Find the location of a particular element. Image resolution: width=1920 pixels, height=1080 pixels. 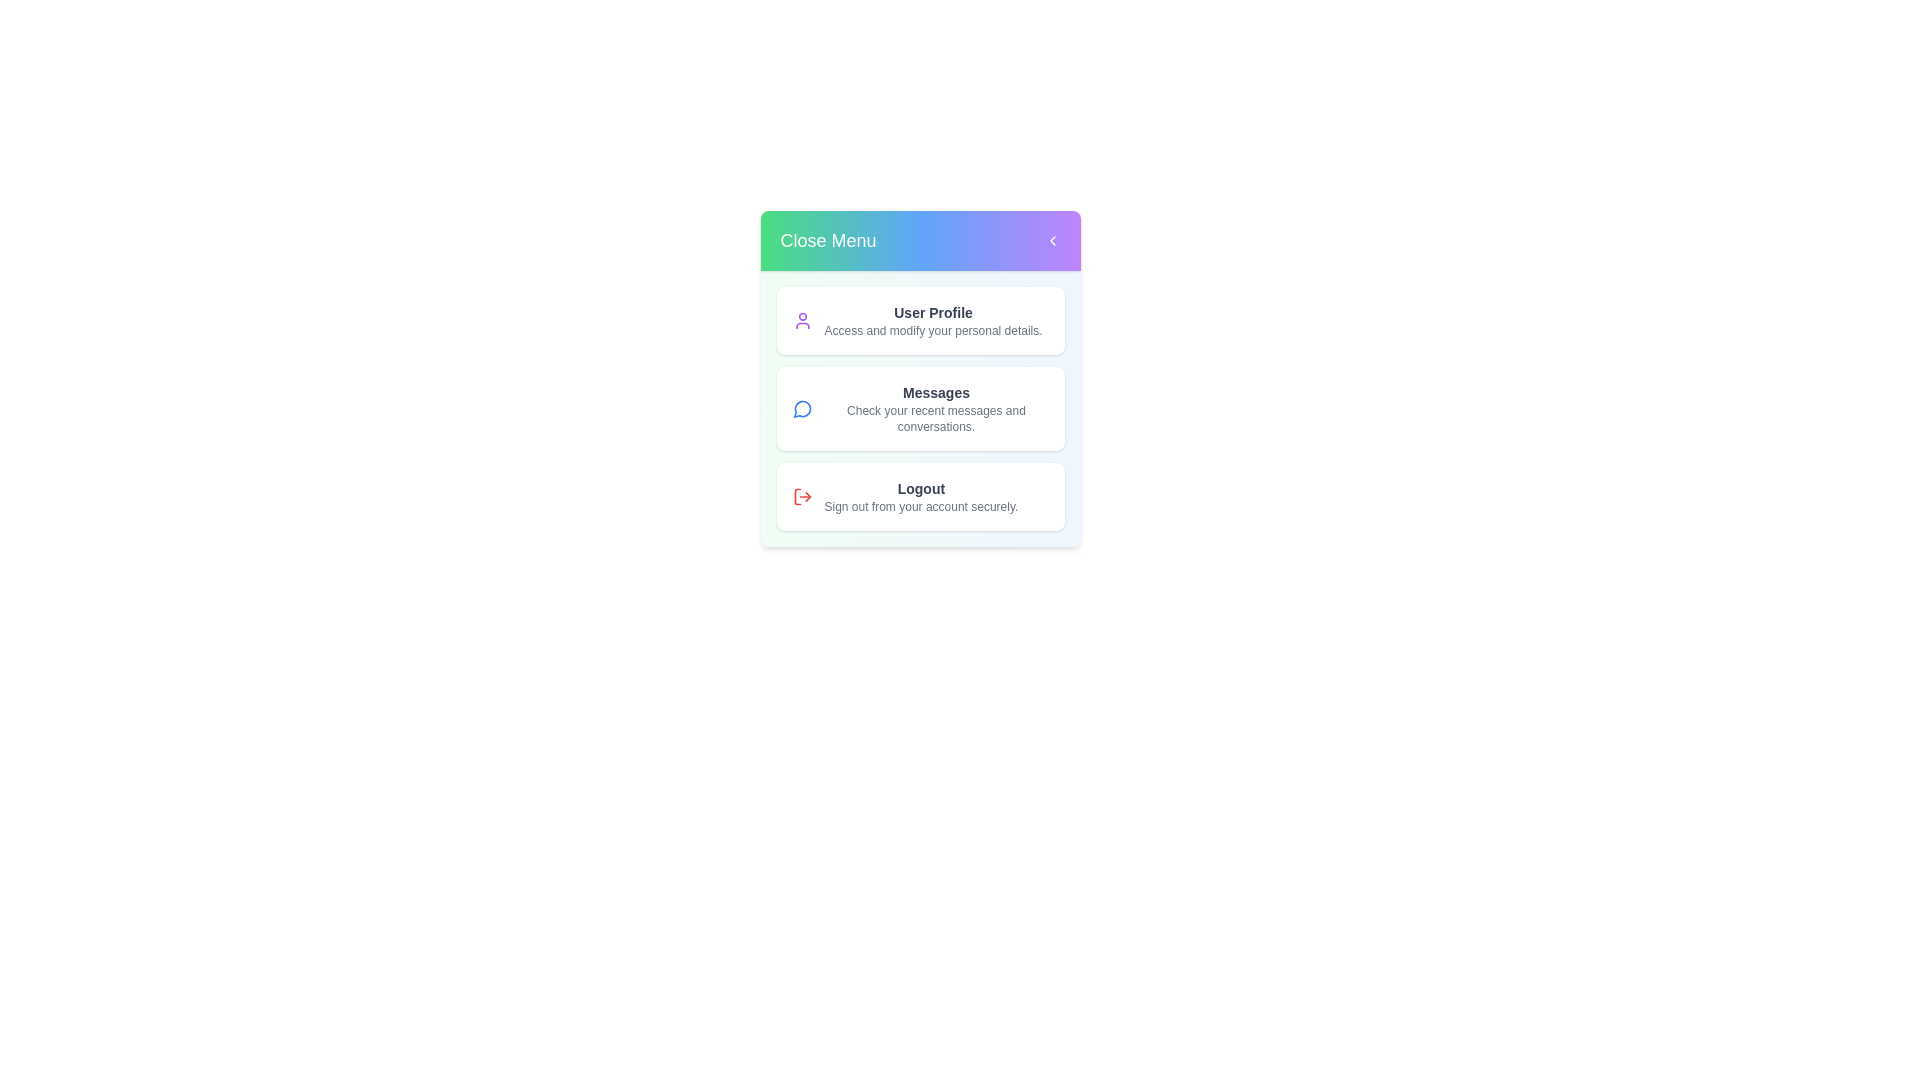

the menu option Logout by clicking on it is located at coordinates (919, 496).